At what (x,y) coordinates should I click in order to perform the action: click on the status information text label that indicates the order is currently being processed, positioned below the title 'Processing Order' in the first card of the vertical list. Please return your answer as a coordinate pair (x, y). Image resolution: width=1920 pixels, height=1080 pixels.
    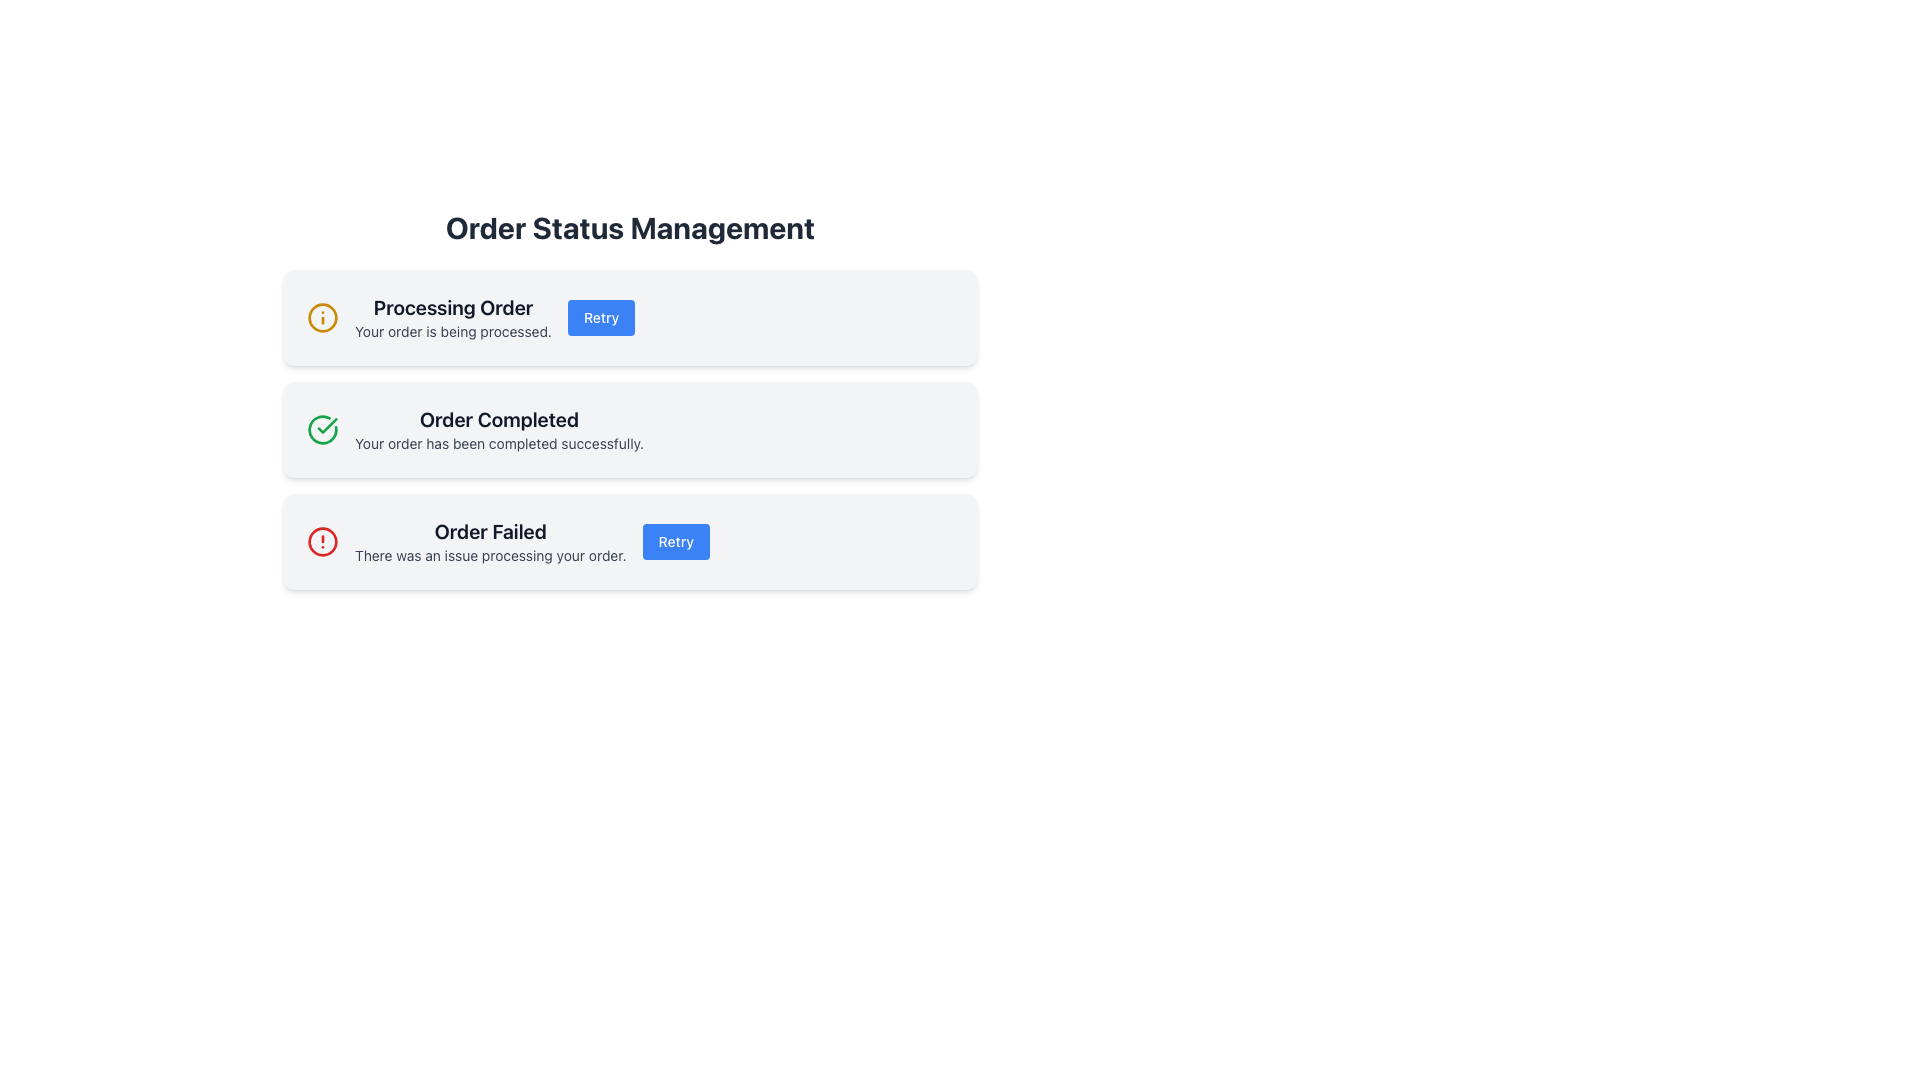
    Looking at the image, I should click on (452, 330).